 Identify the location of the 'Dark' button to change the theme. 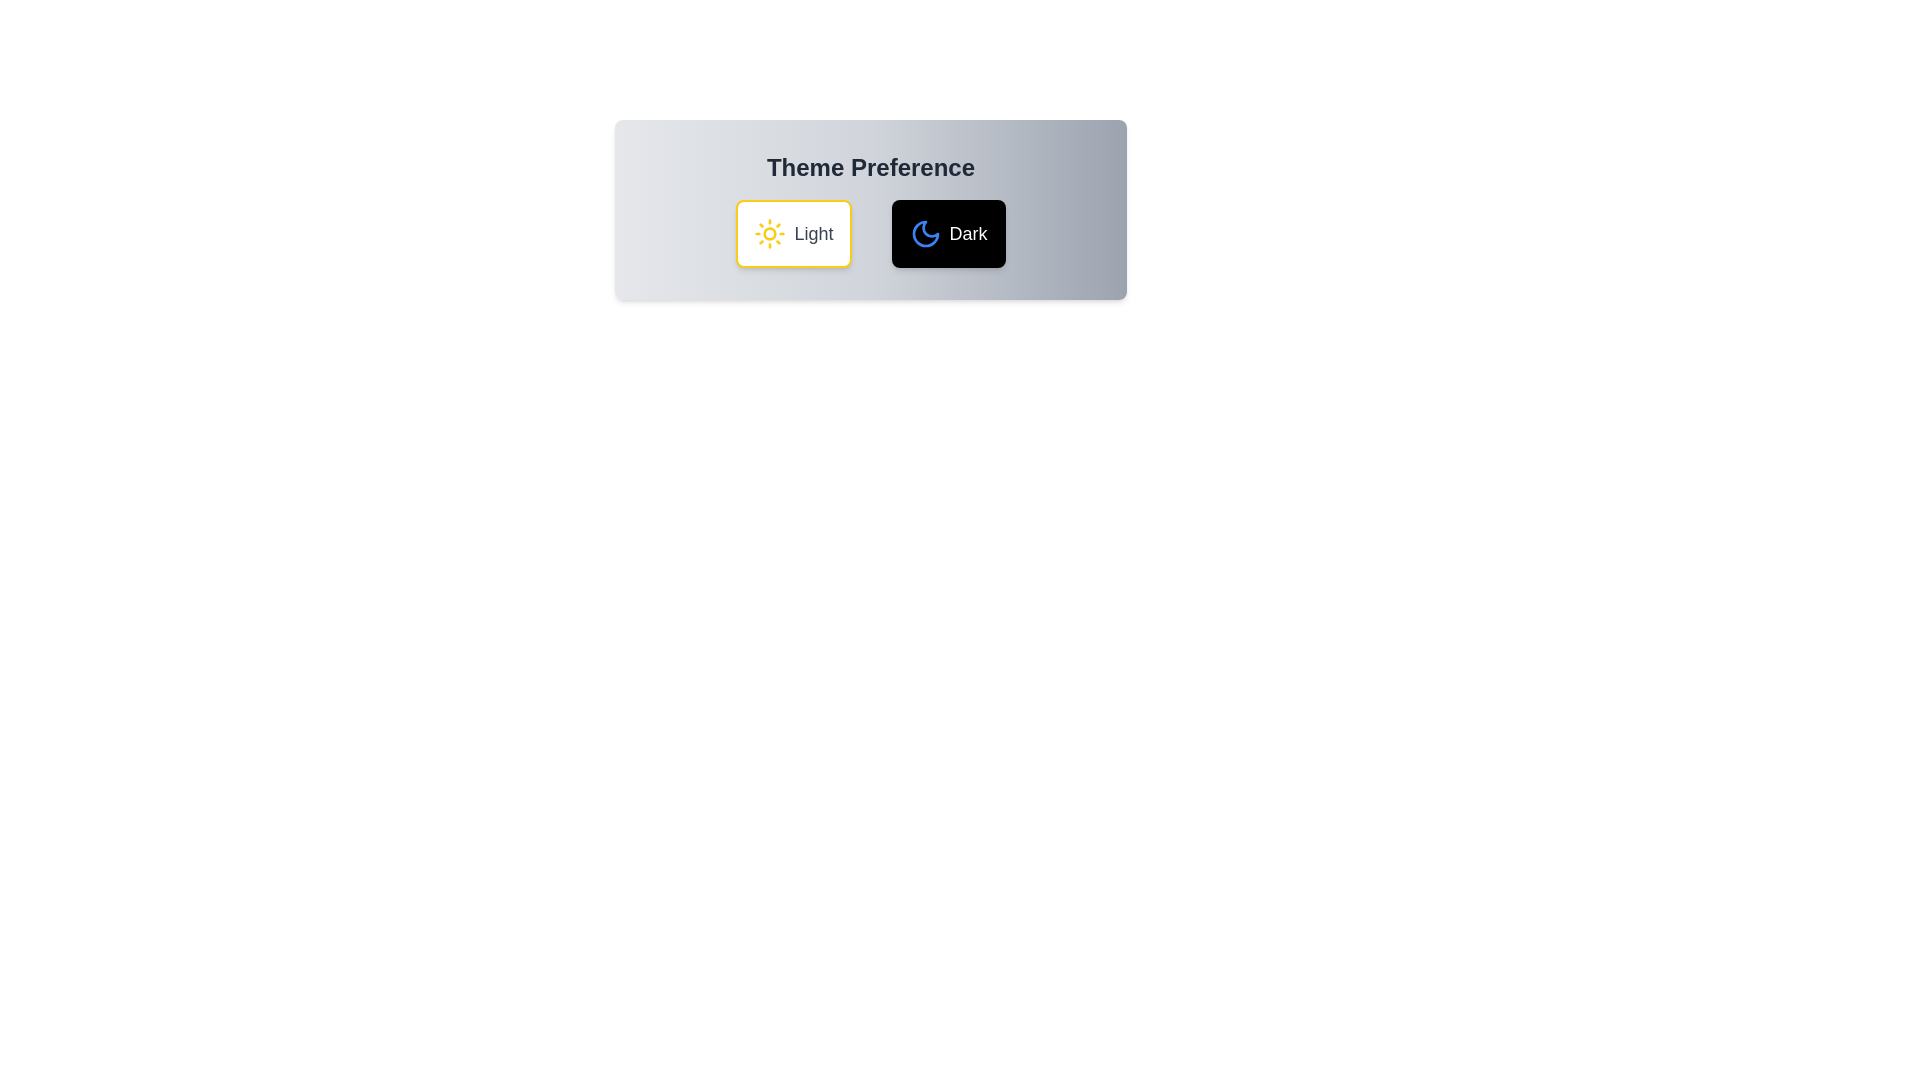
(947, 233).